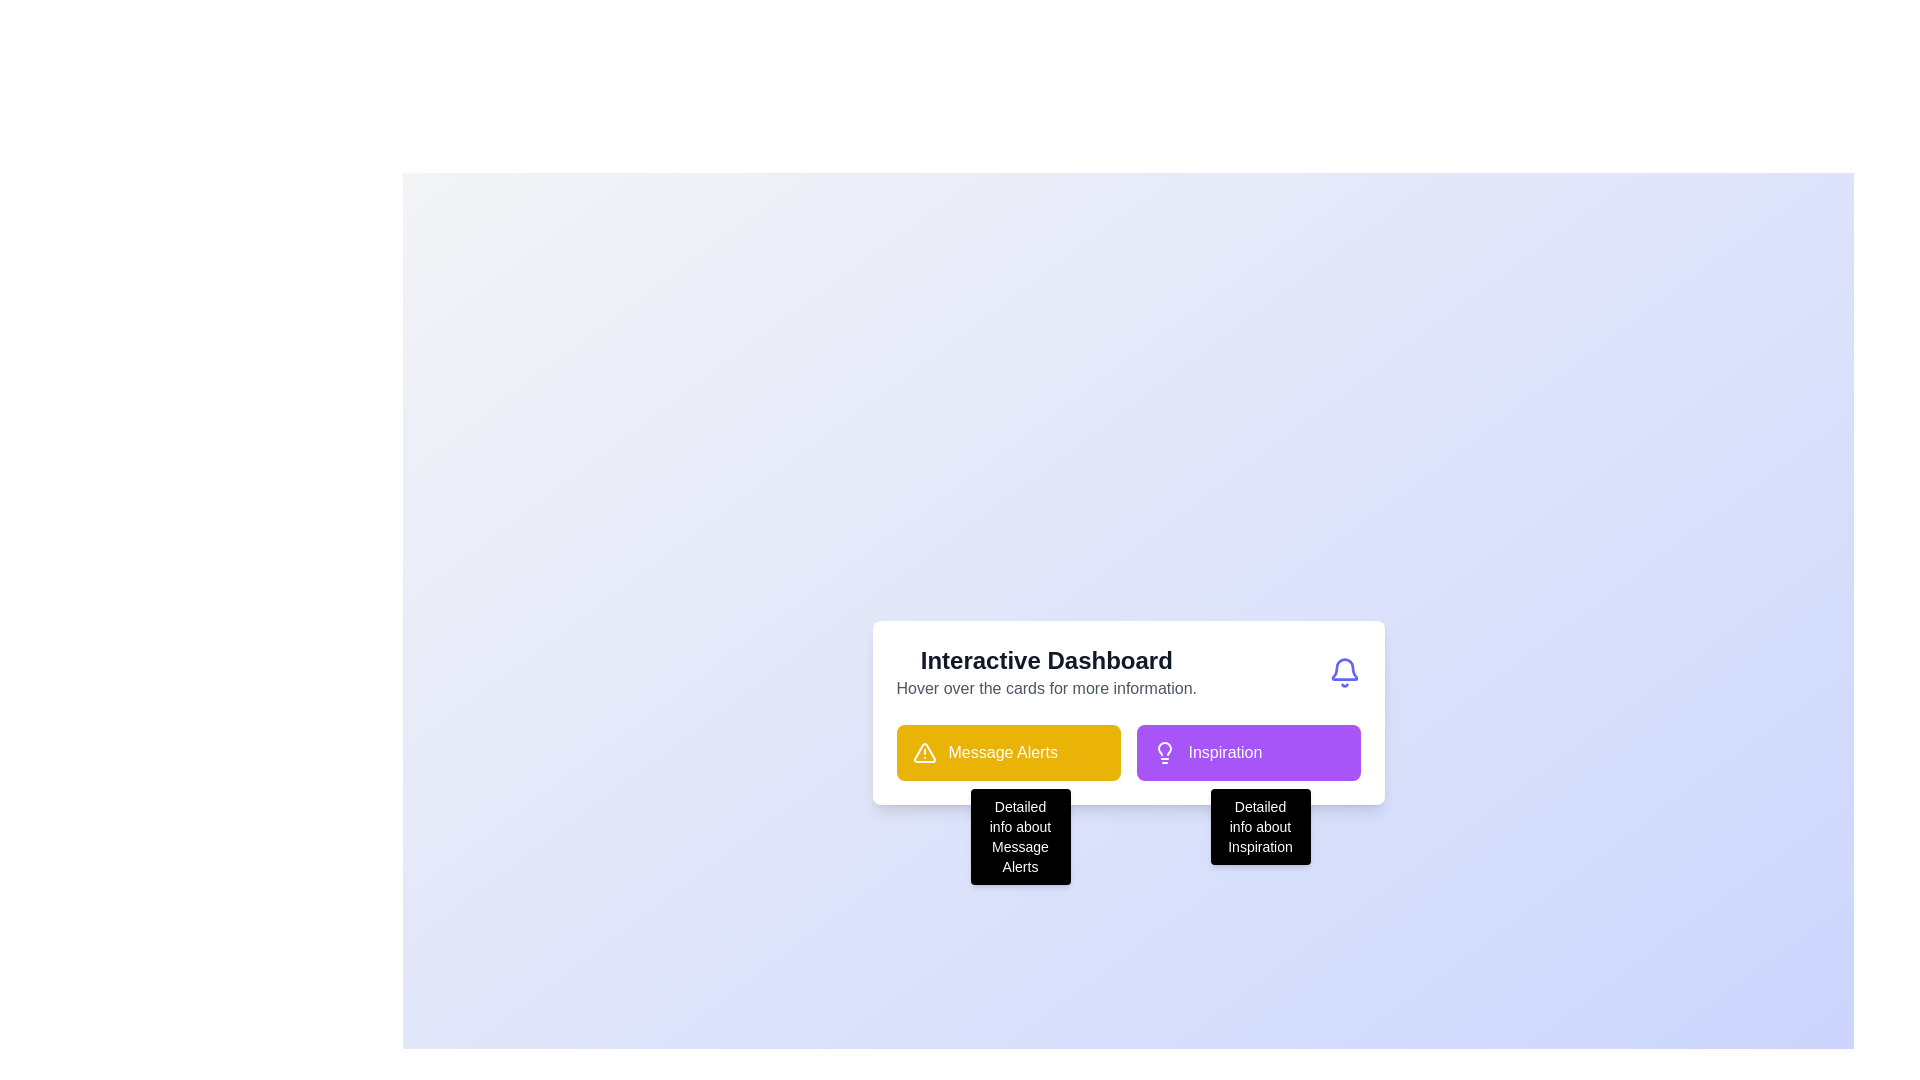 The width and height of the screenshot is (1920, 1080). What do you see at coordinates (1020, 837) in the screenshot?
I see `the tooltip associated with the 'Message Alerts' button, which provides additional information when hovered upon` at bounding box center [1020, 837].